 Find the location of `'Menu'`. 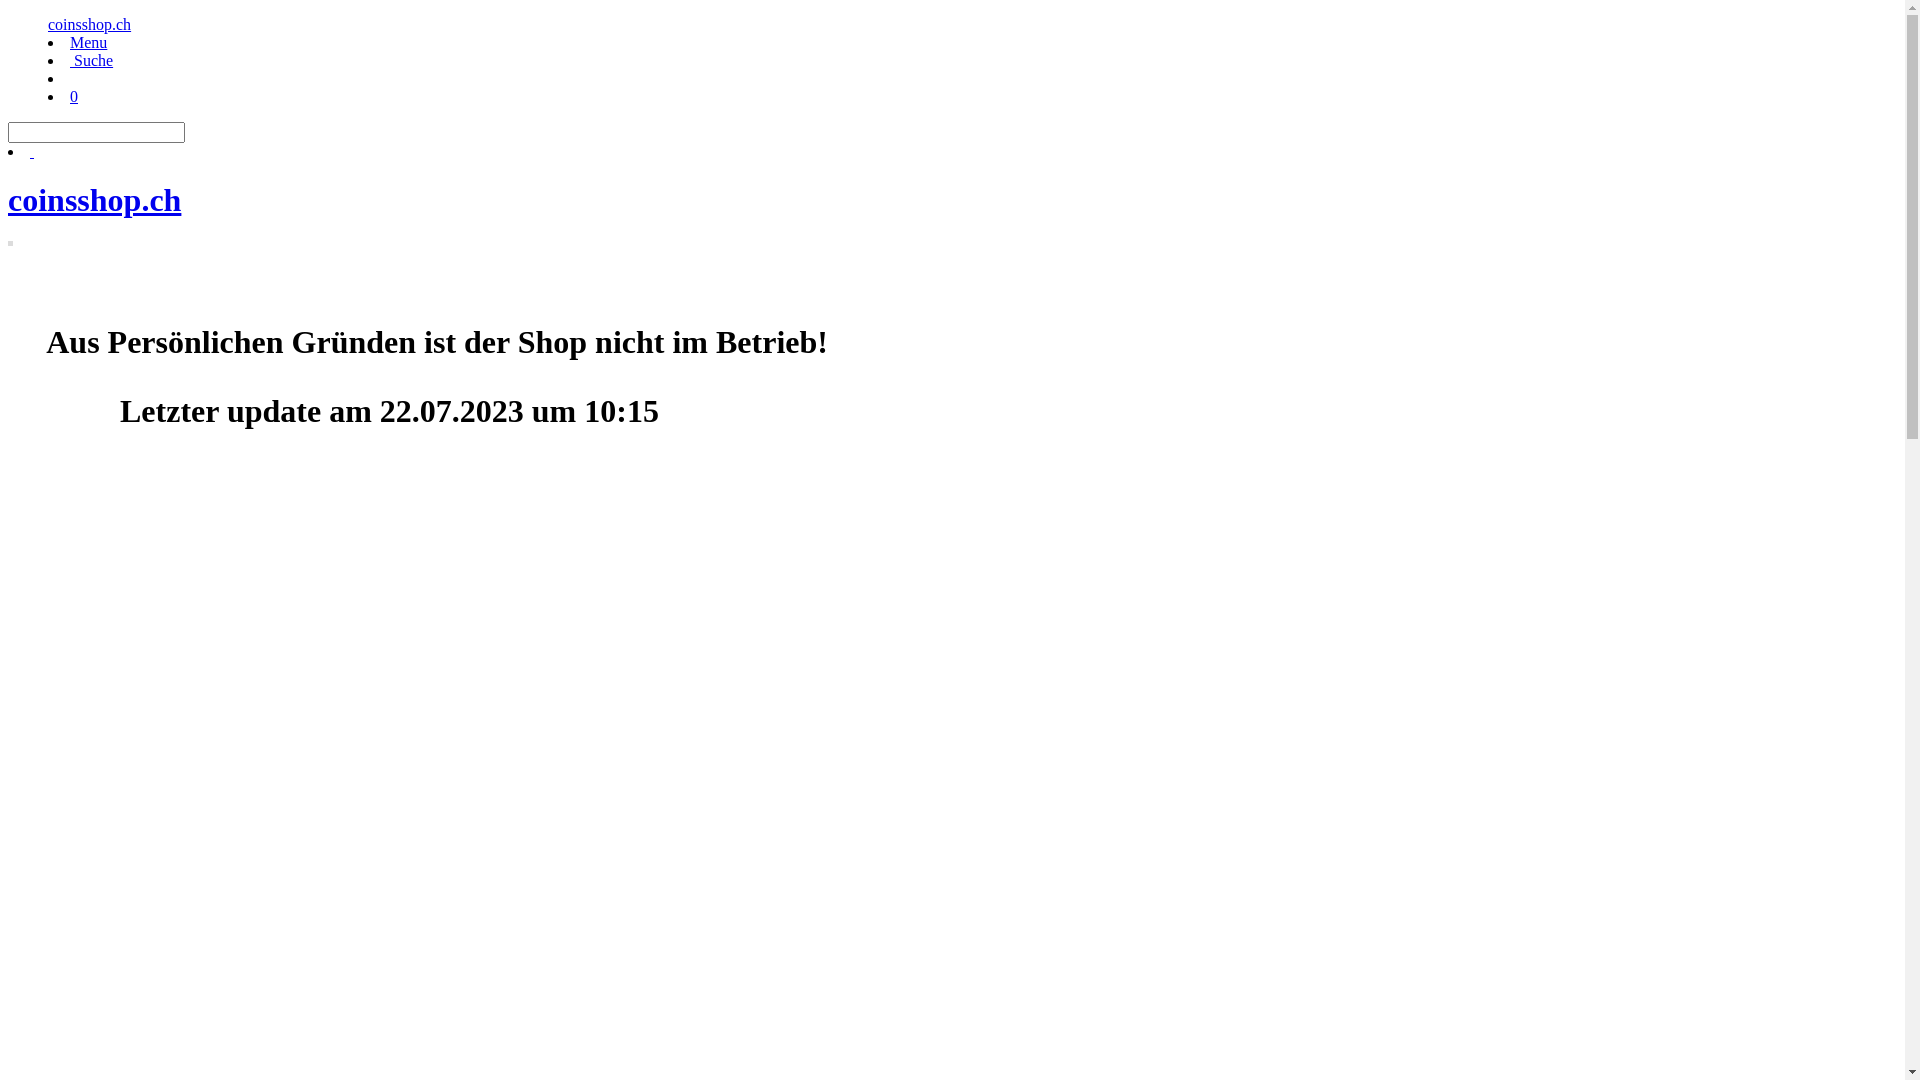

'Menu' is located at coordinates (87, 42).